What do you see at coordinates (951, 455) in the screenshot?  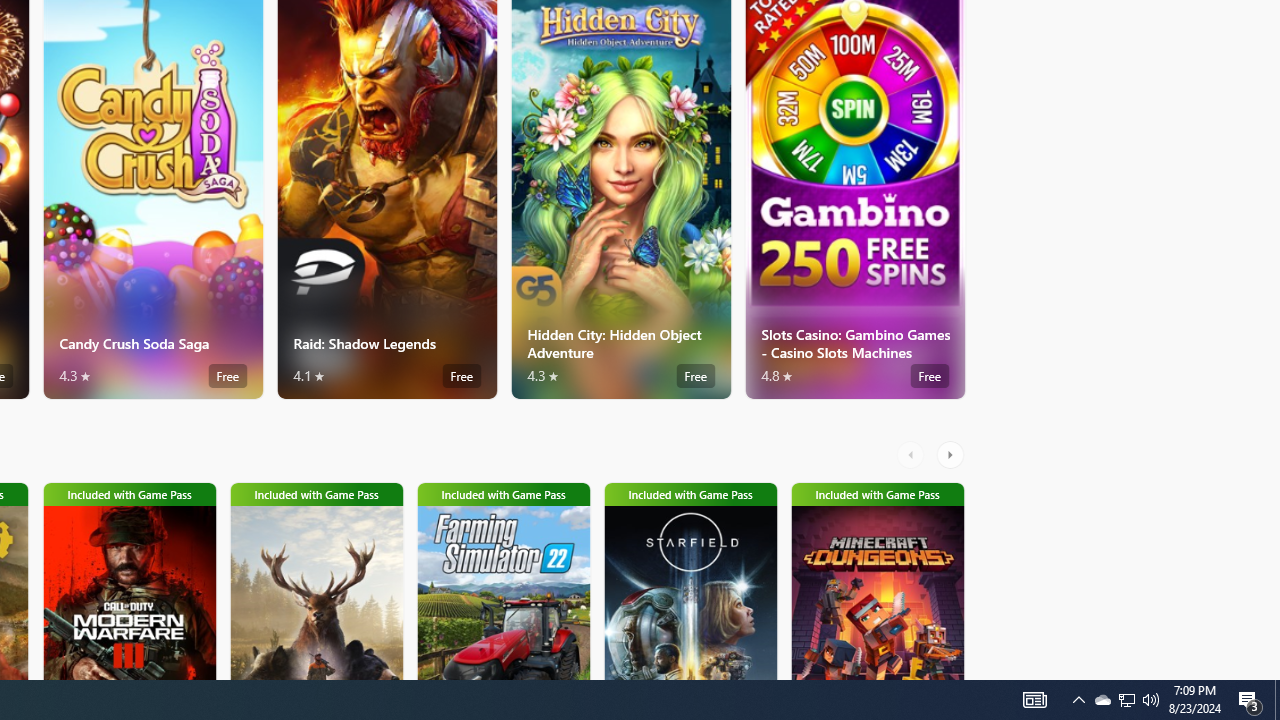 I see `'AutomationID: RightScrollButton'` at bounding box center [951, 455].